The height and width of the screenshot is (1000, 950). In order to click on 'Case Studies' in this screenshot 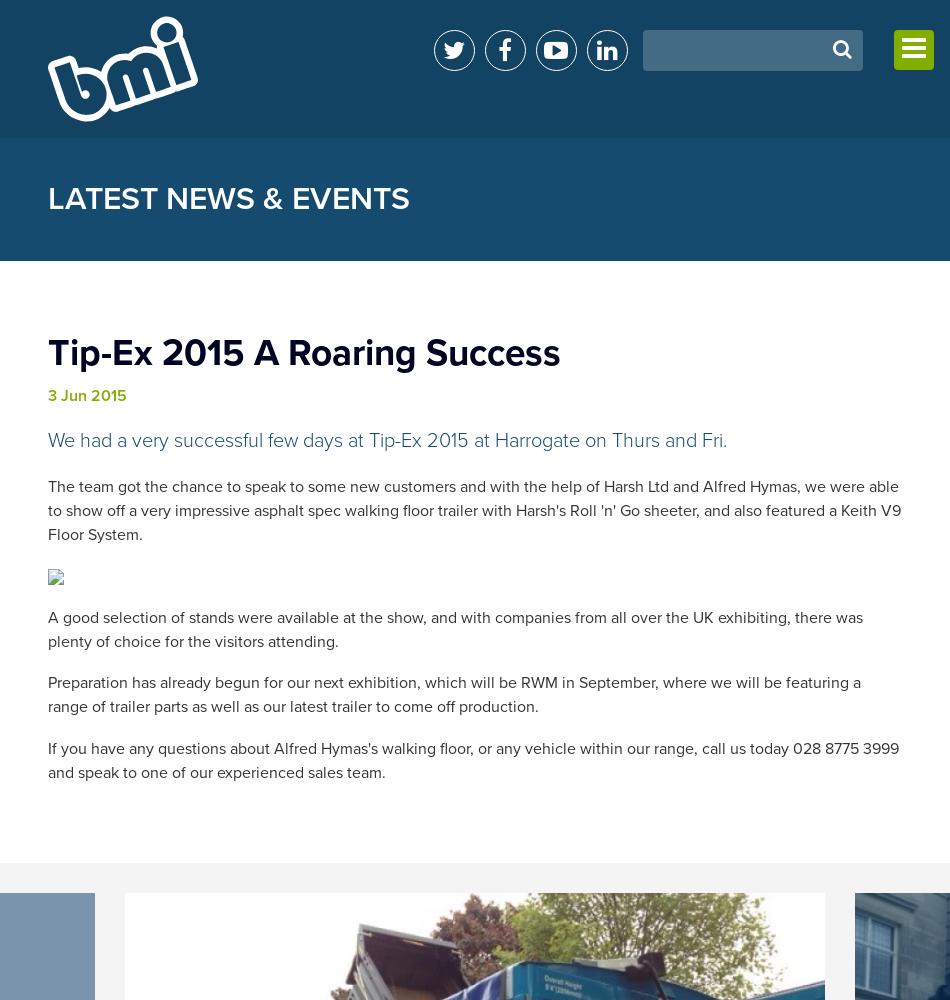, I will do `click(719, 331)`.